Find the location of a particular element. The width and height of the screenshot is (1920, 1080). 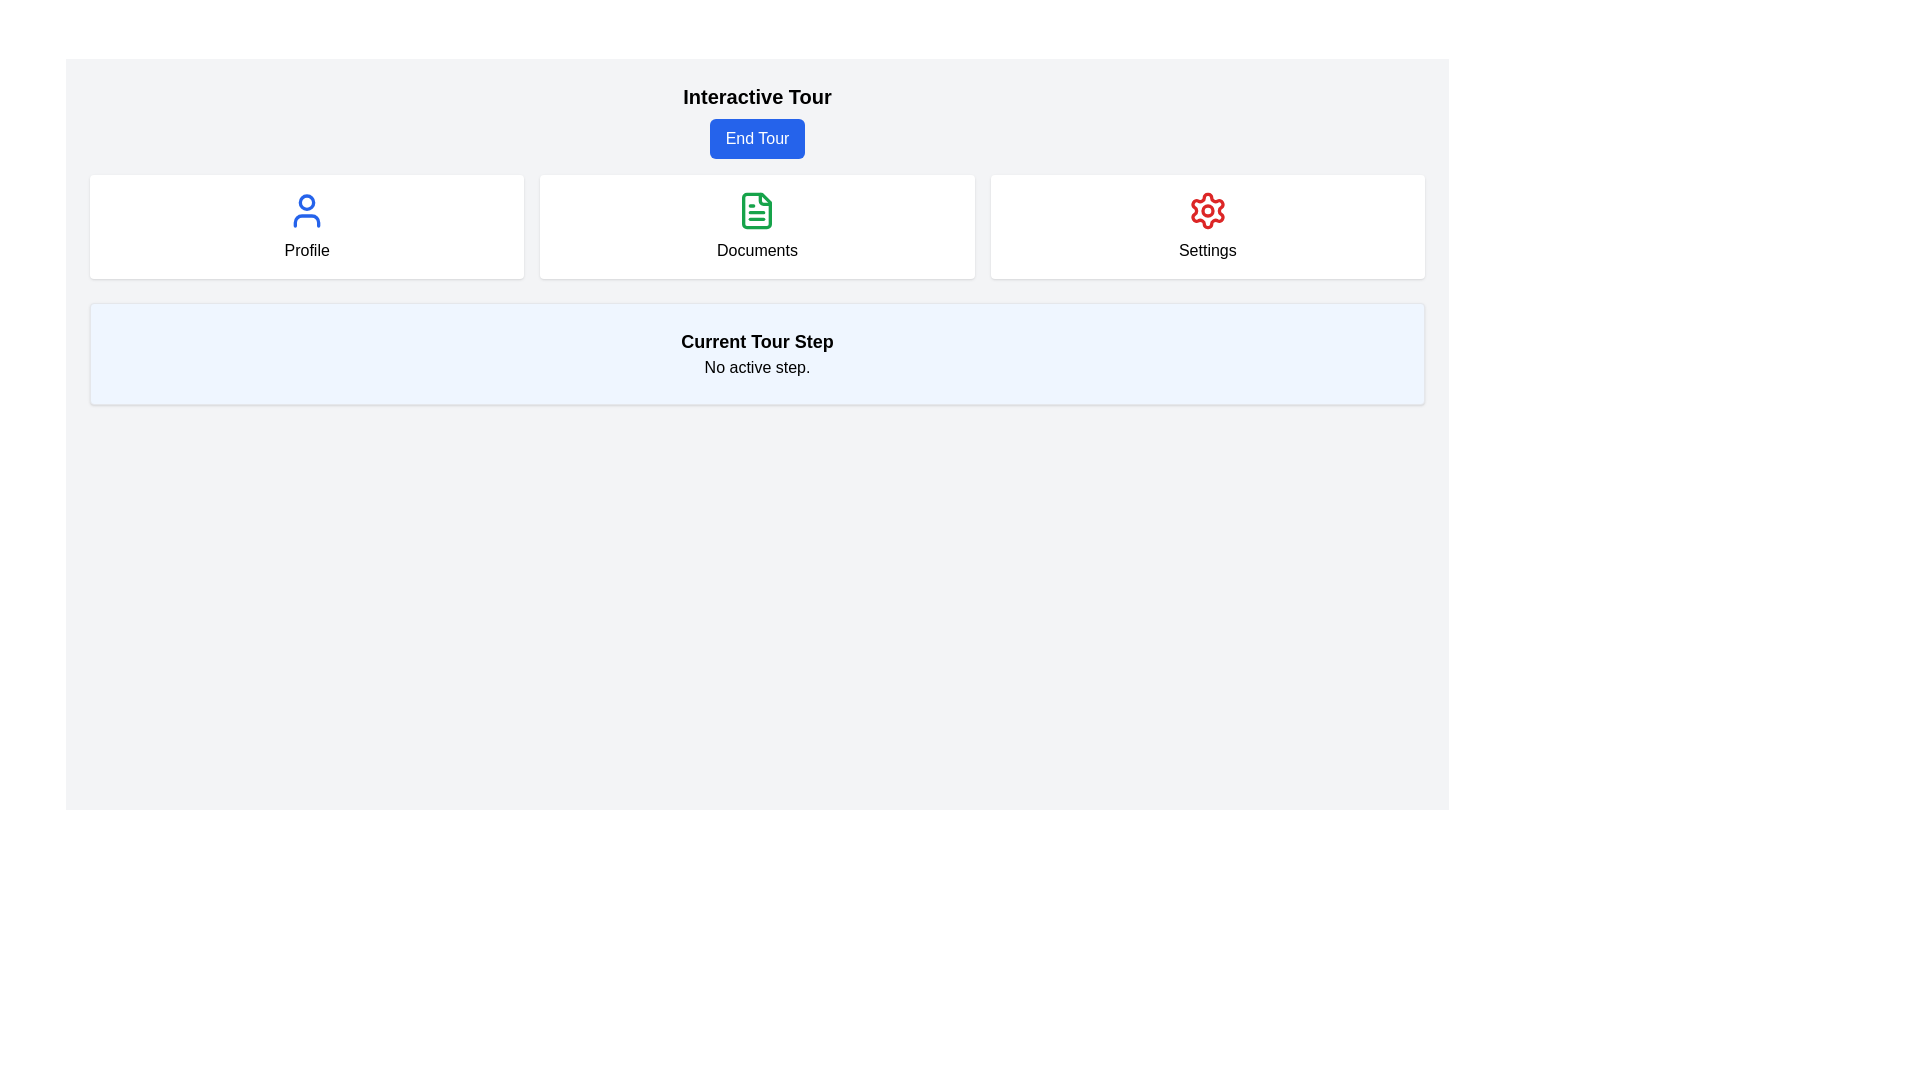

the circular decorative element representing the user profile, located above the 'Profile' text label in the upper central portion of the user interface is located at coordinates (306, 202).